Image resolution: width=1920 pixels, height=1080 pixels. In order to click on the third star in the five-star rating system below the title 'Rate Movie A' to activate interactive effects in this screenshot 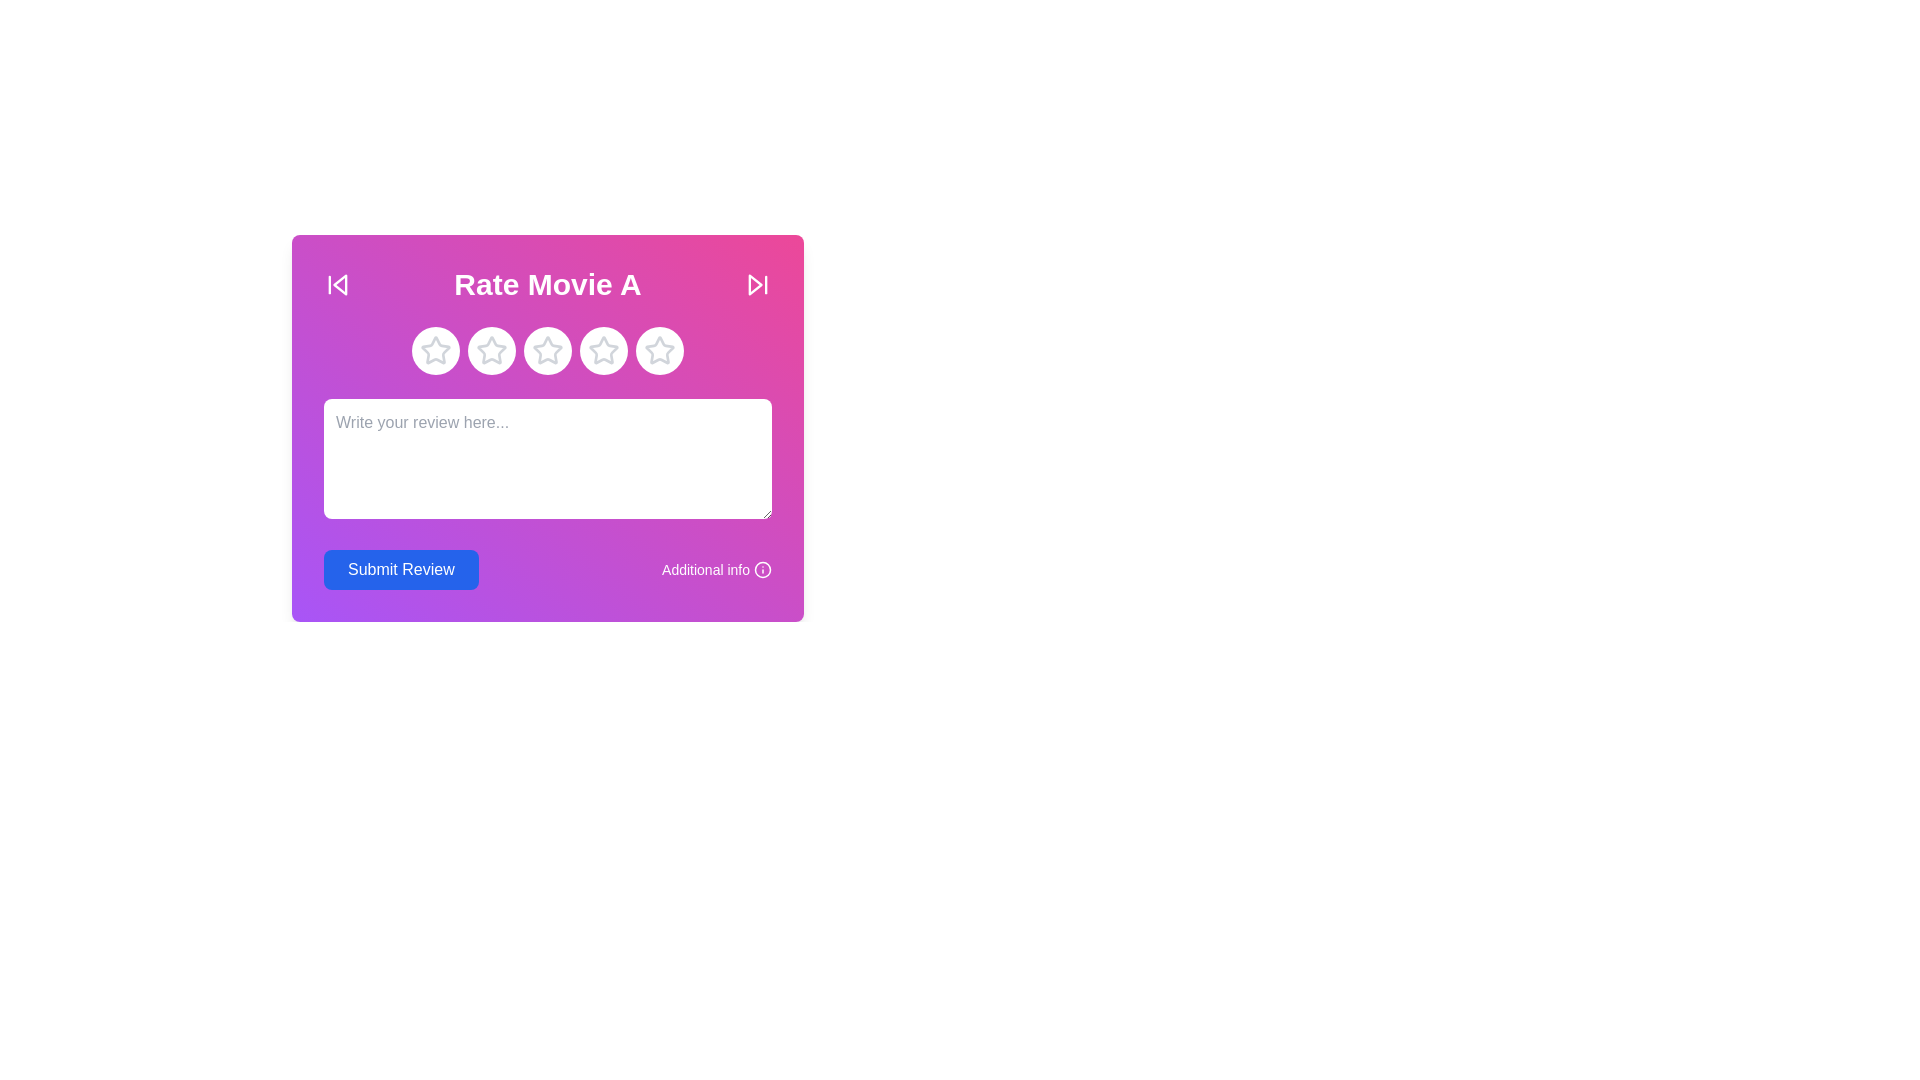, I will do `click(603, 350)`.